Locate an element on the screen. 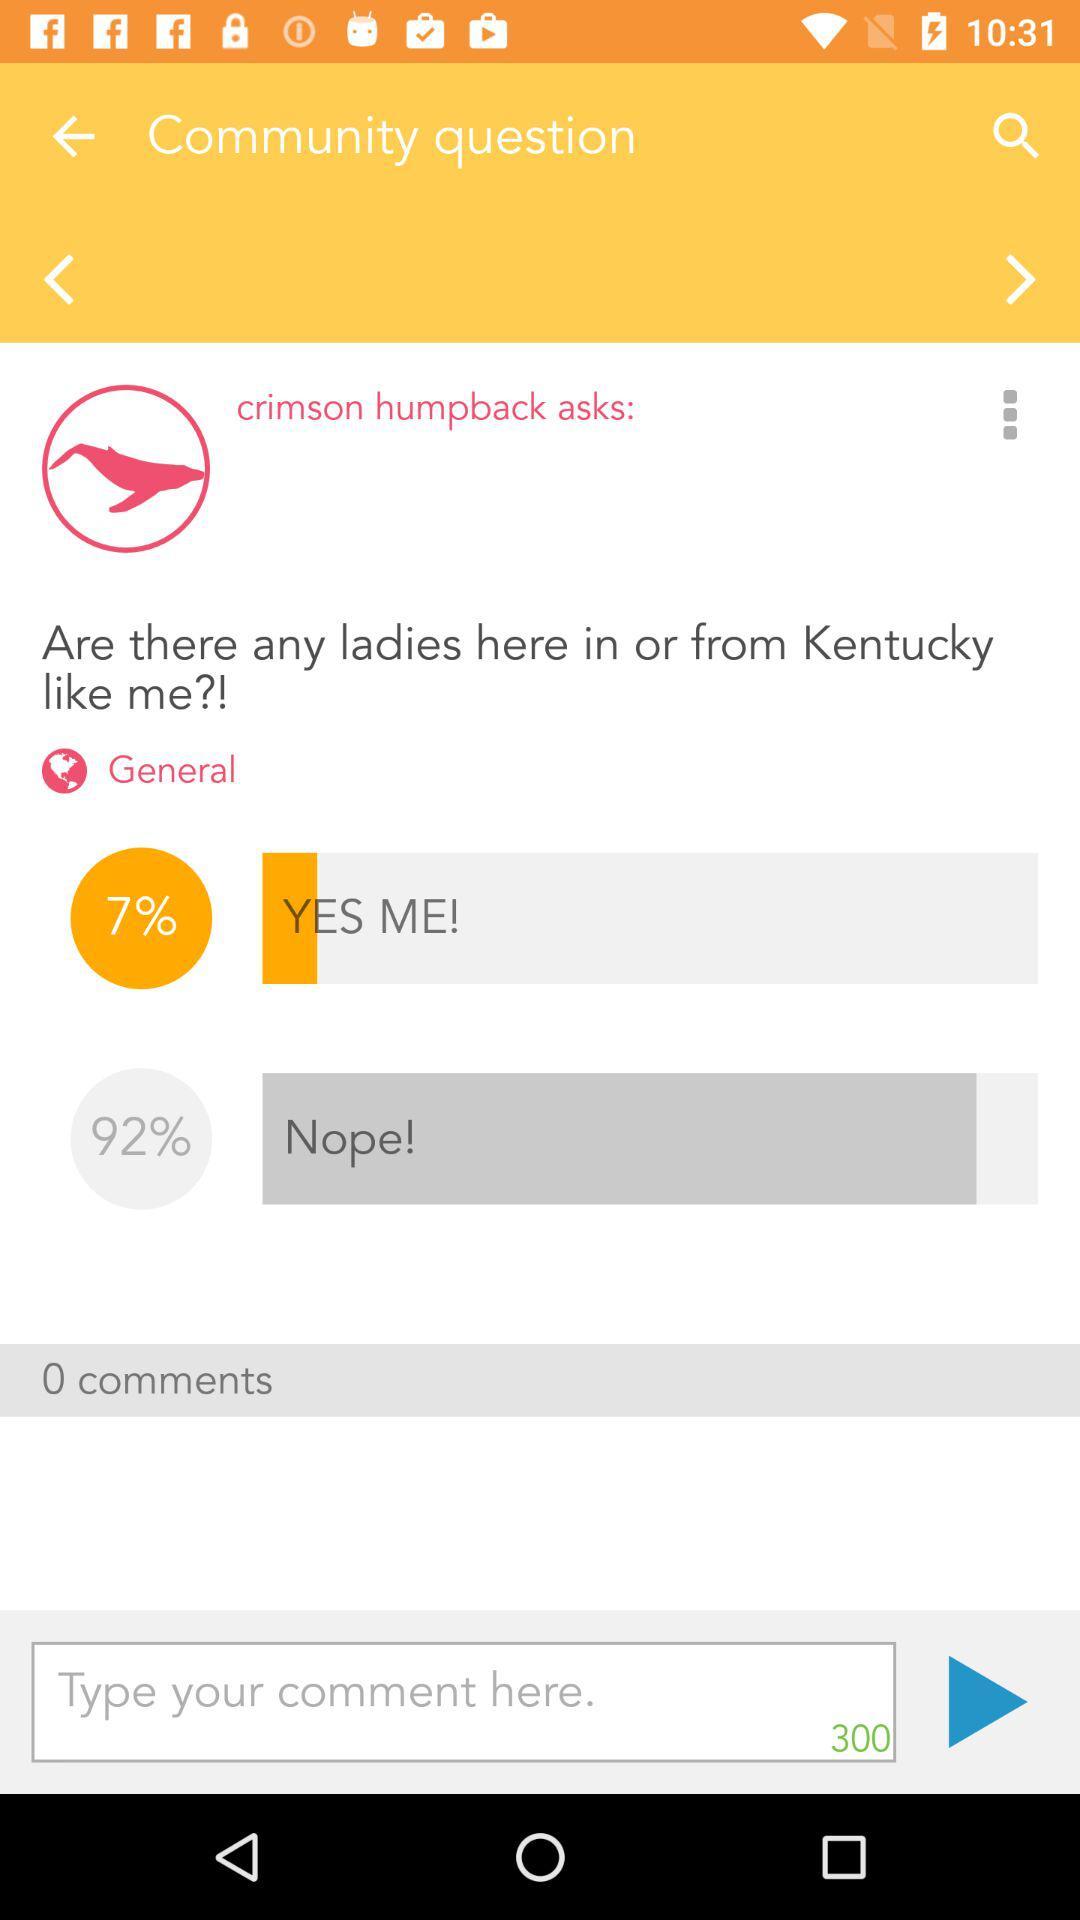  item below the 0 comments is located at coordinates (463, 1701).